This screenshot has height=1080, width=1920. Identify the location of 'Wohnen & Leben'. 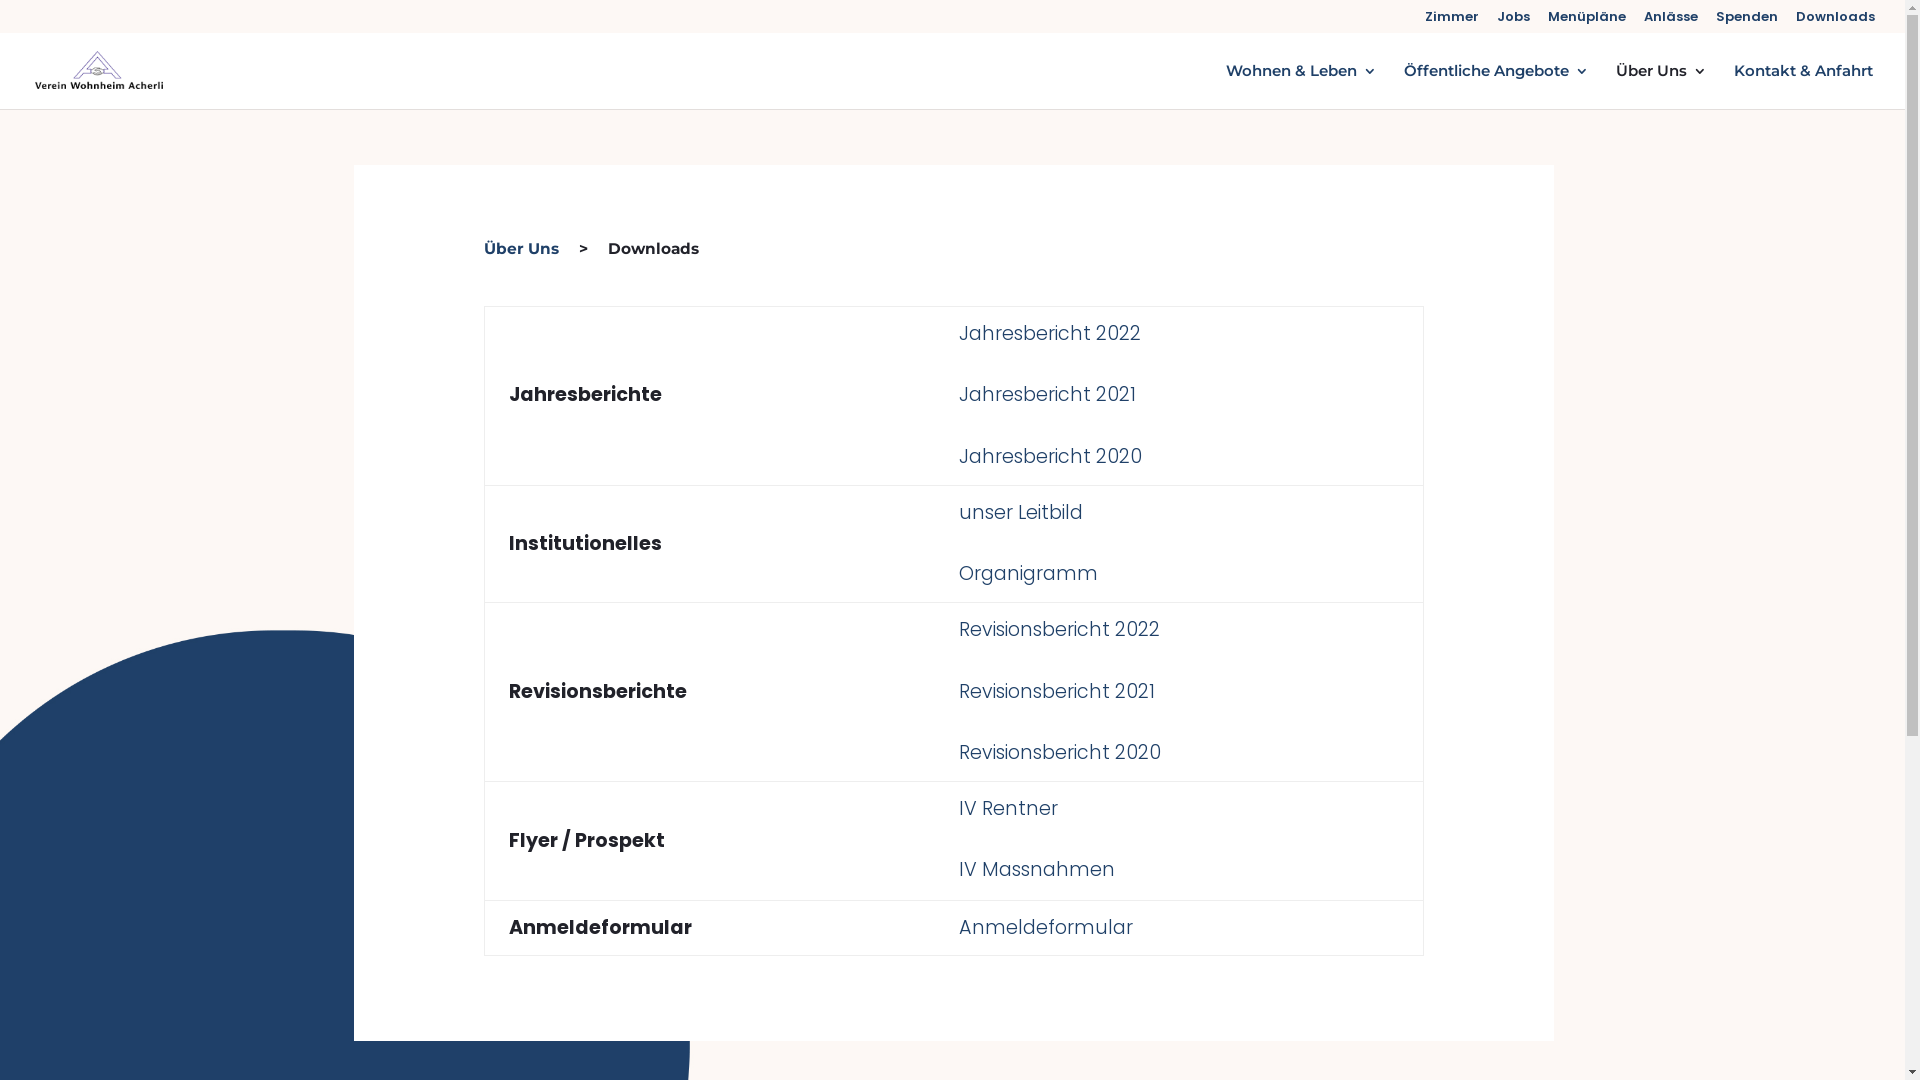
(1224, 85).